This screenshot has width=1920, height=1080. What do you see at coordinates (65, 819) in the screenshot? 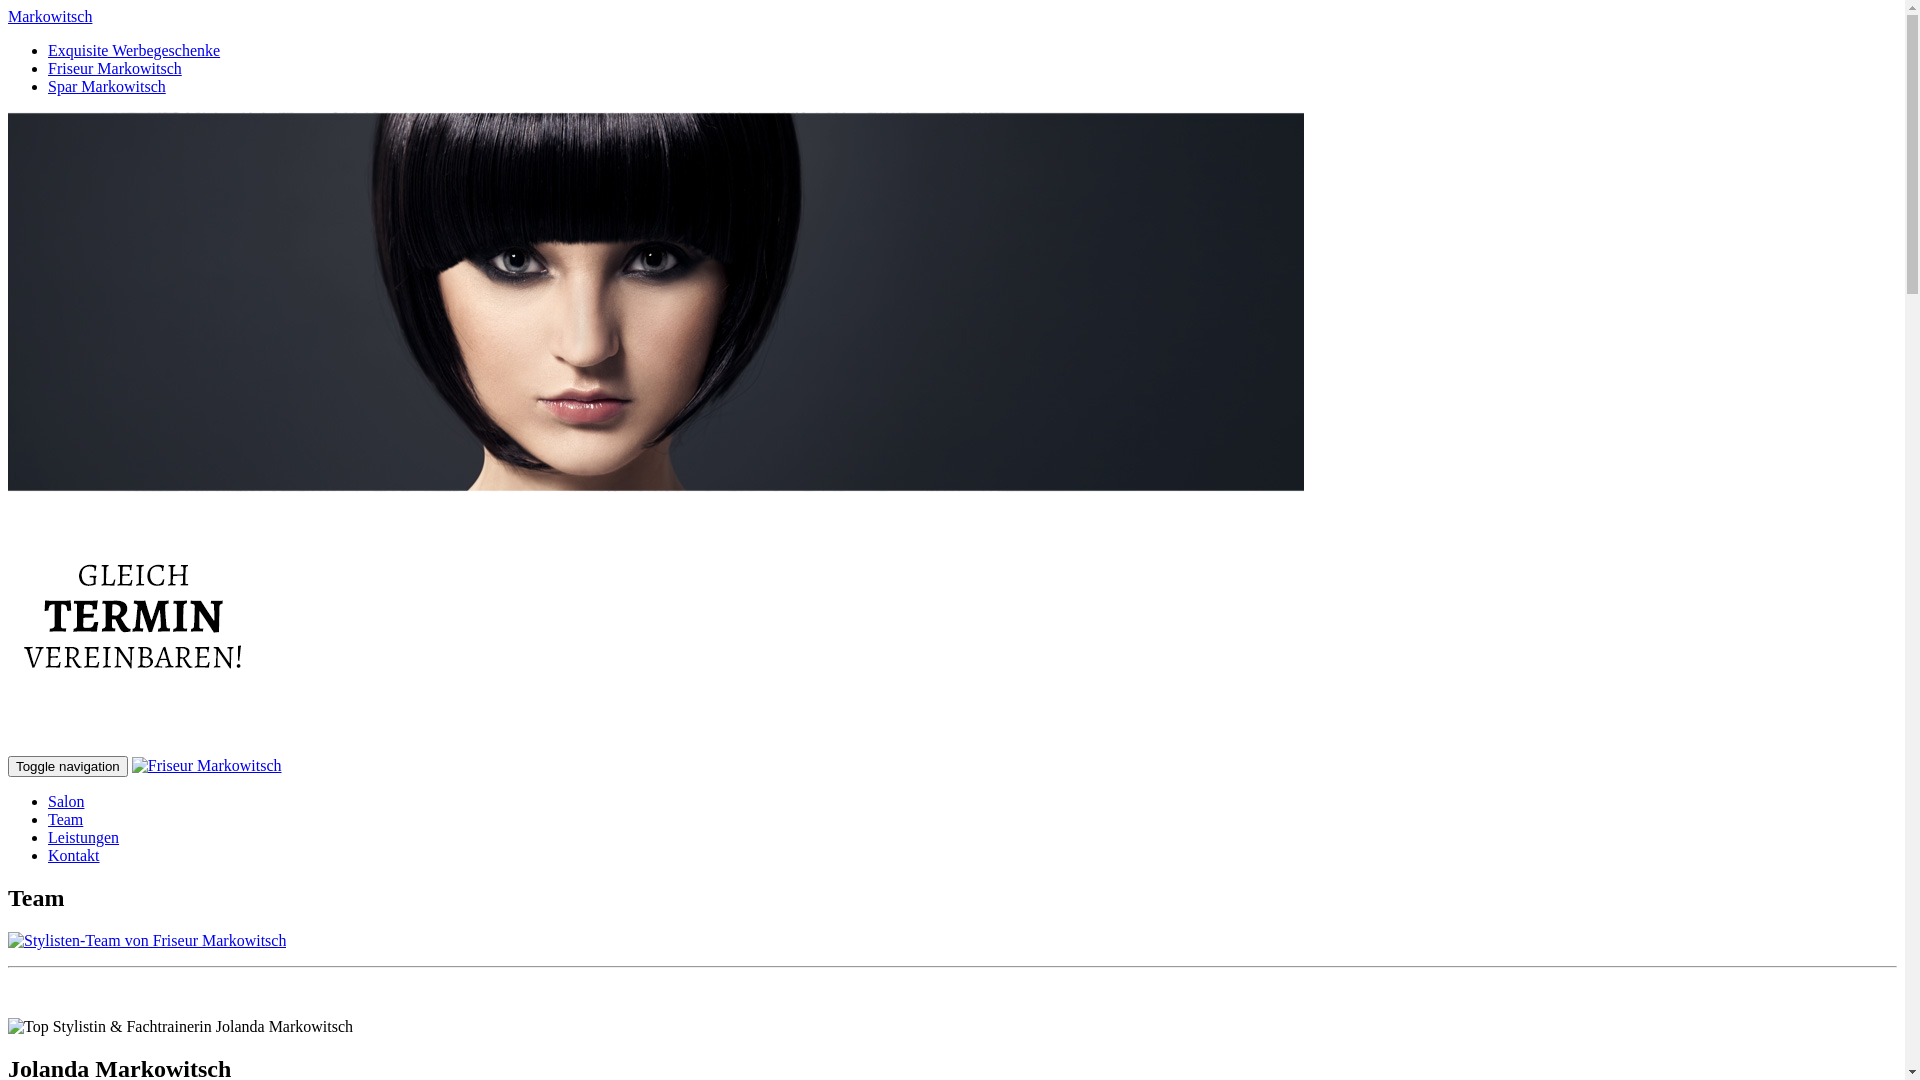
I see `'Team'` at bounding box center [65, 819].